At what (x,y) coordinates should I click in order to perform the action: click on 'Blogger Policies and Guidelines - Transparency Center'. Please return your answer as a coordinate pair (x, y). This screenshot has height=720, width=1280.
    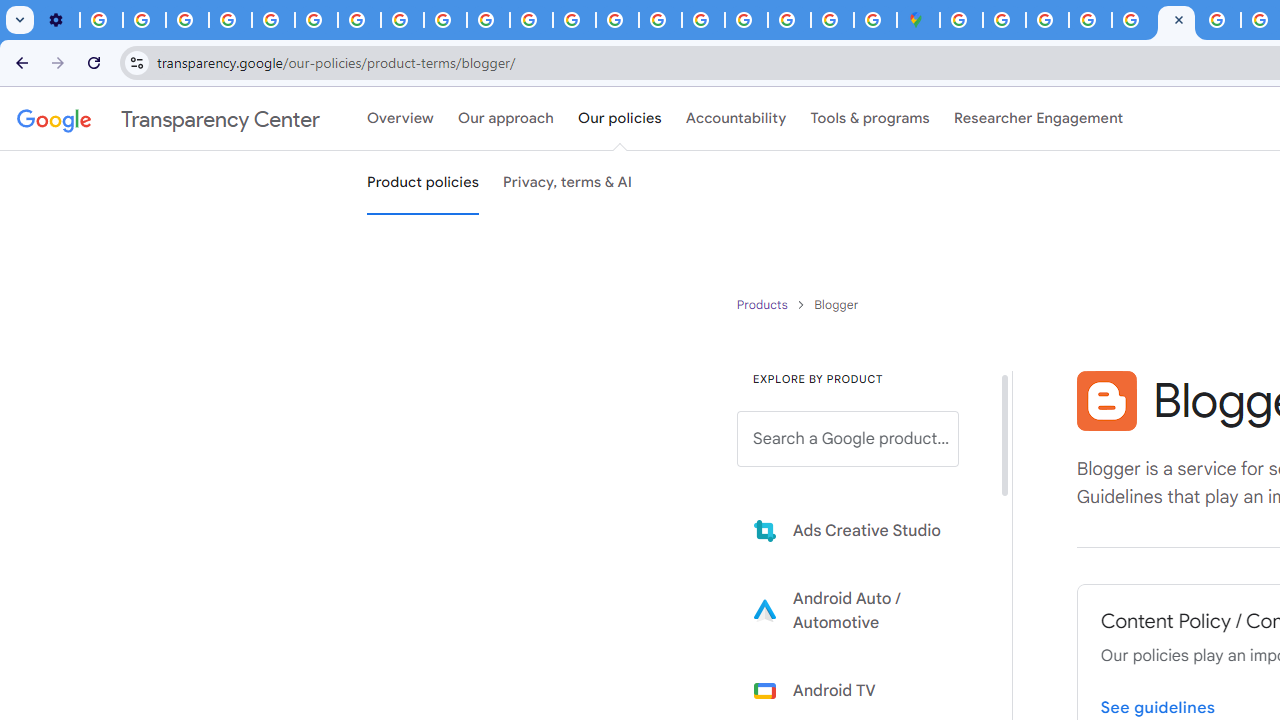
    Looking at the image, I should click on (1176, 20).